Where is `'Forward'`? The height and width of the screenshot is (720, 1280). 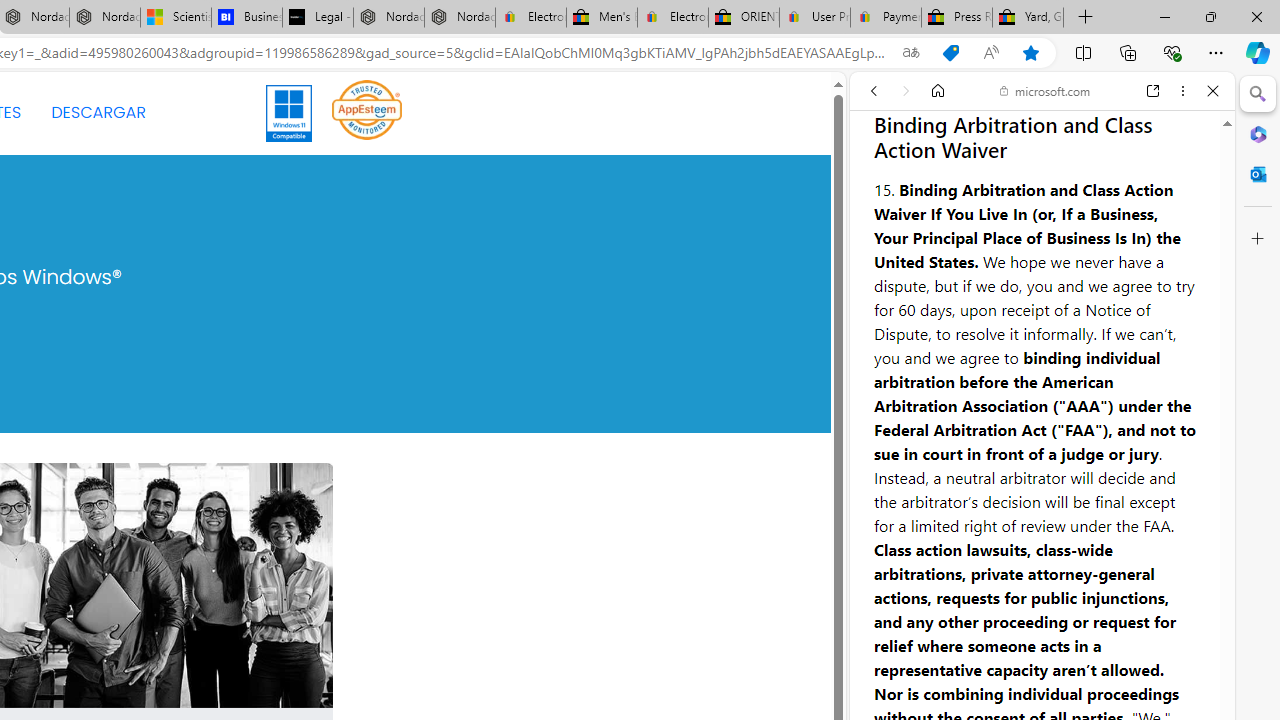 'Forward' is located at coordinates (905, 91).